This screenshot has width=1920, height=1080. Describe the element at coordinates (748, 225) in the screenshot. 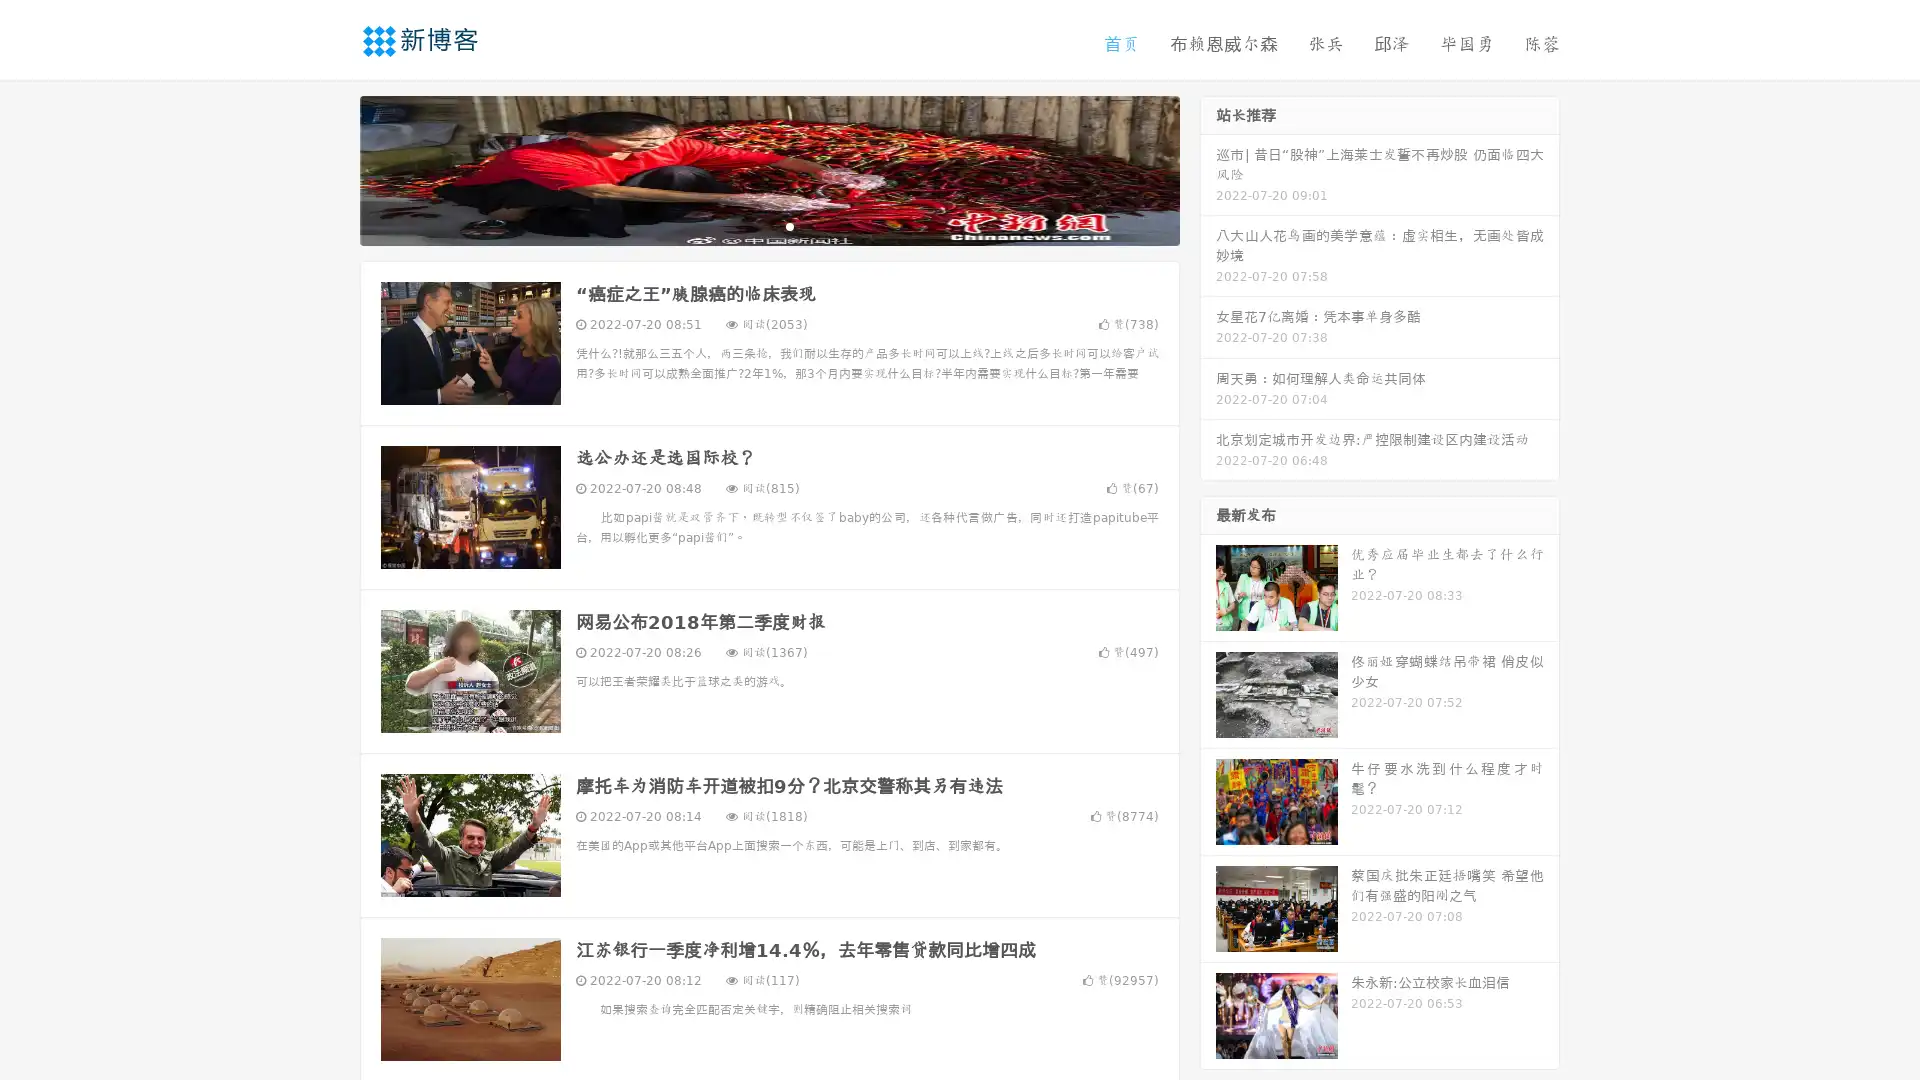

I see `Go to slide 1` at that location.